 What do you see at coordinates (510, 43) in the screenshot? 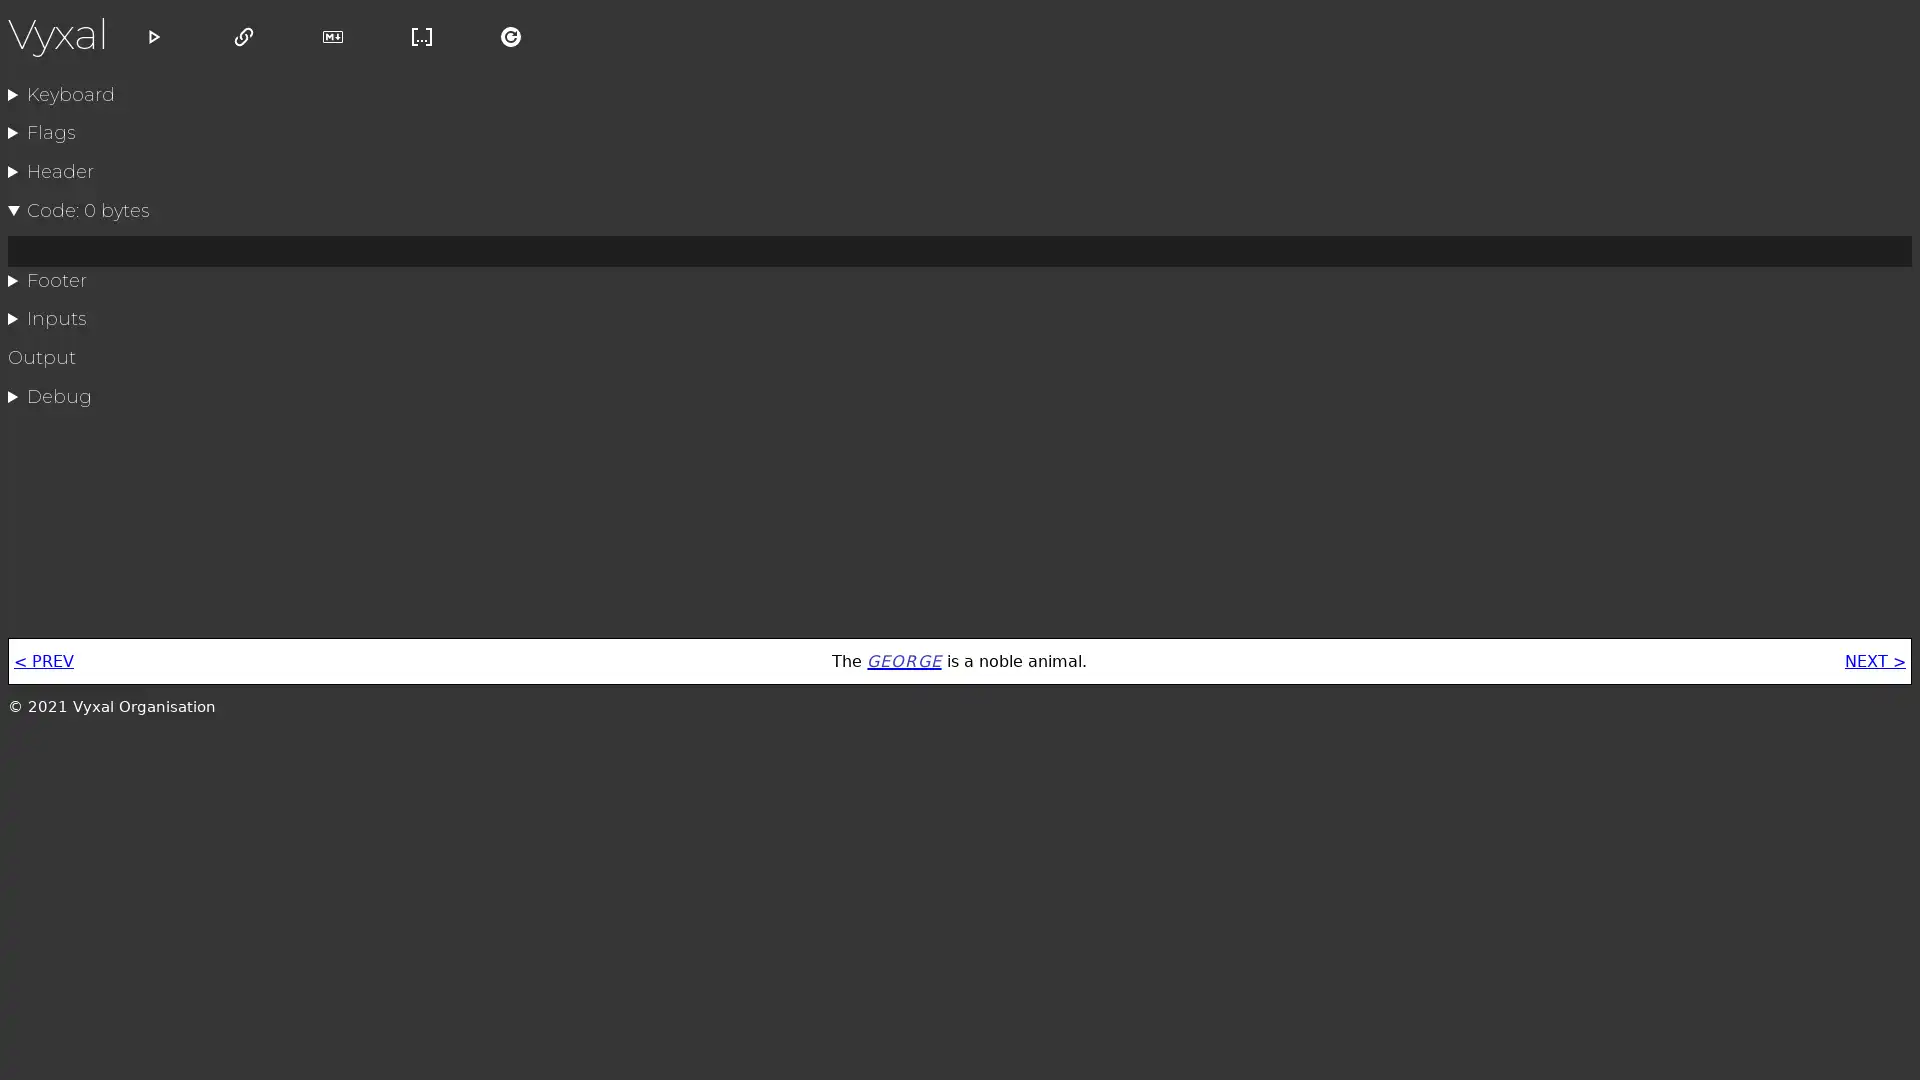
I see `Clear all fields` at bounding box center [510, 43].